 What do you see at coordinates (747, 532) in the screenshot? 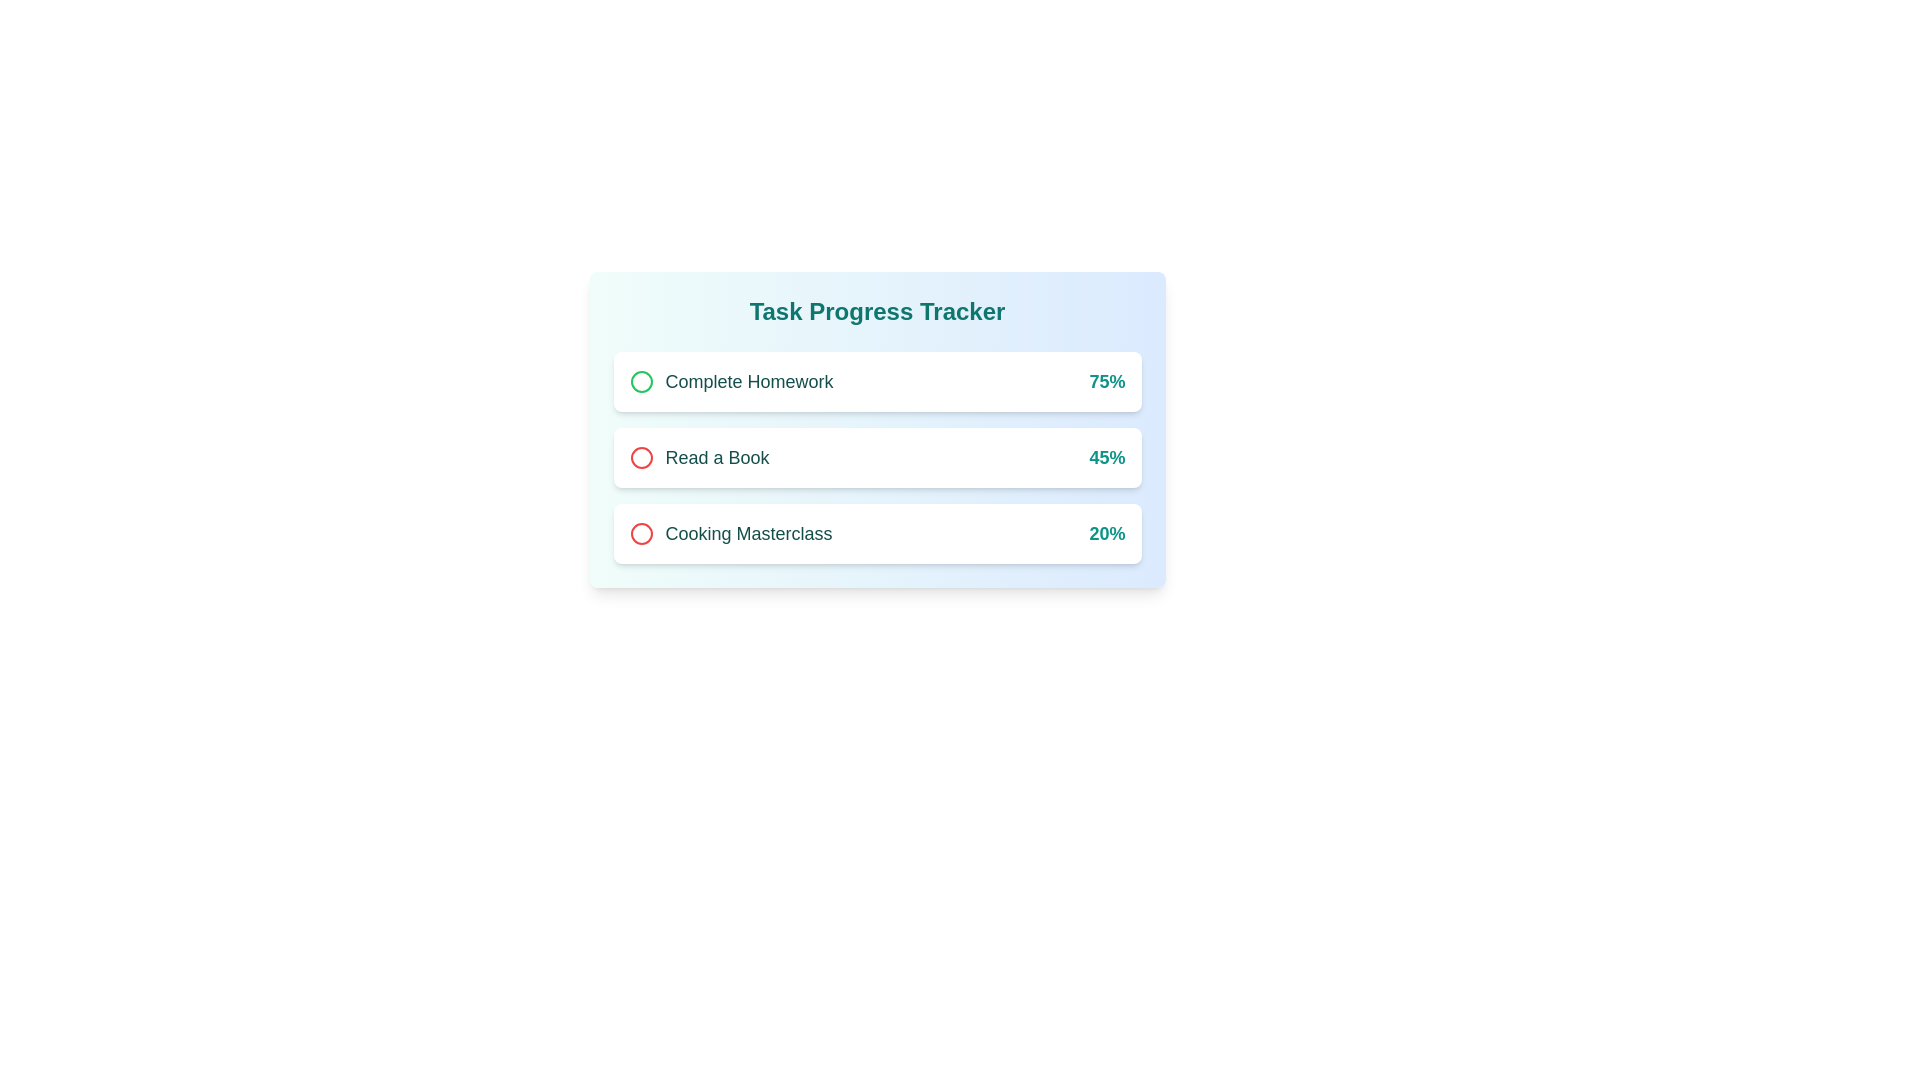
I see `the text label 'Cooking Masterclass', which is styled in a medium-large font size with a teal-green color and is located in the bottom section of a vertical stack in the center-right of the interface` at bounding box center [747, 532].